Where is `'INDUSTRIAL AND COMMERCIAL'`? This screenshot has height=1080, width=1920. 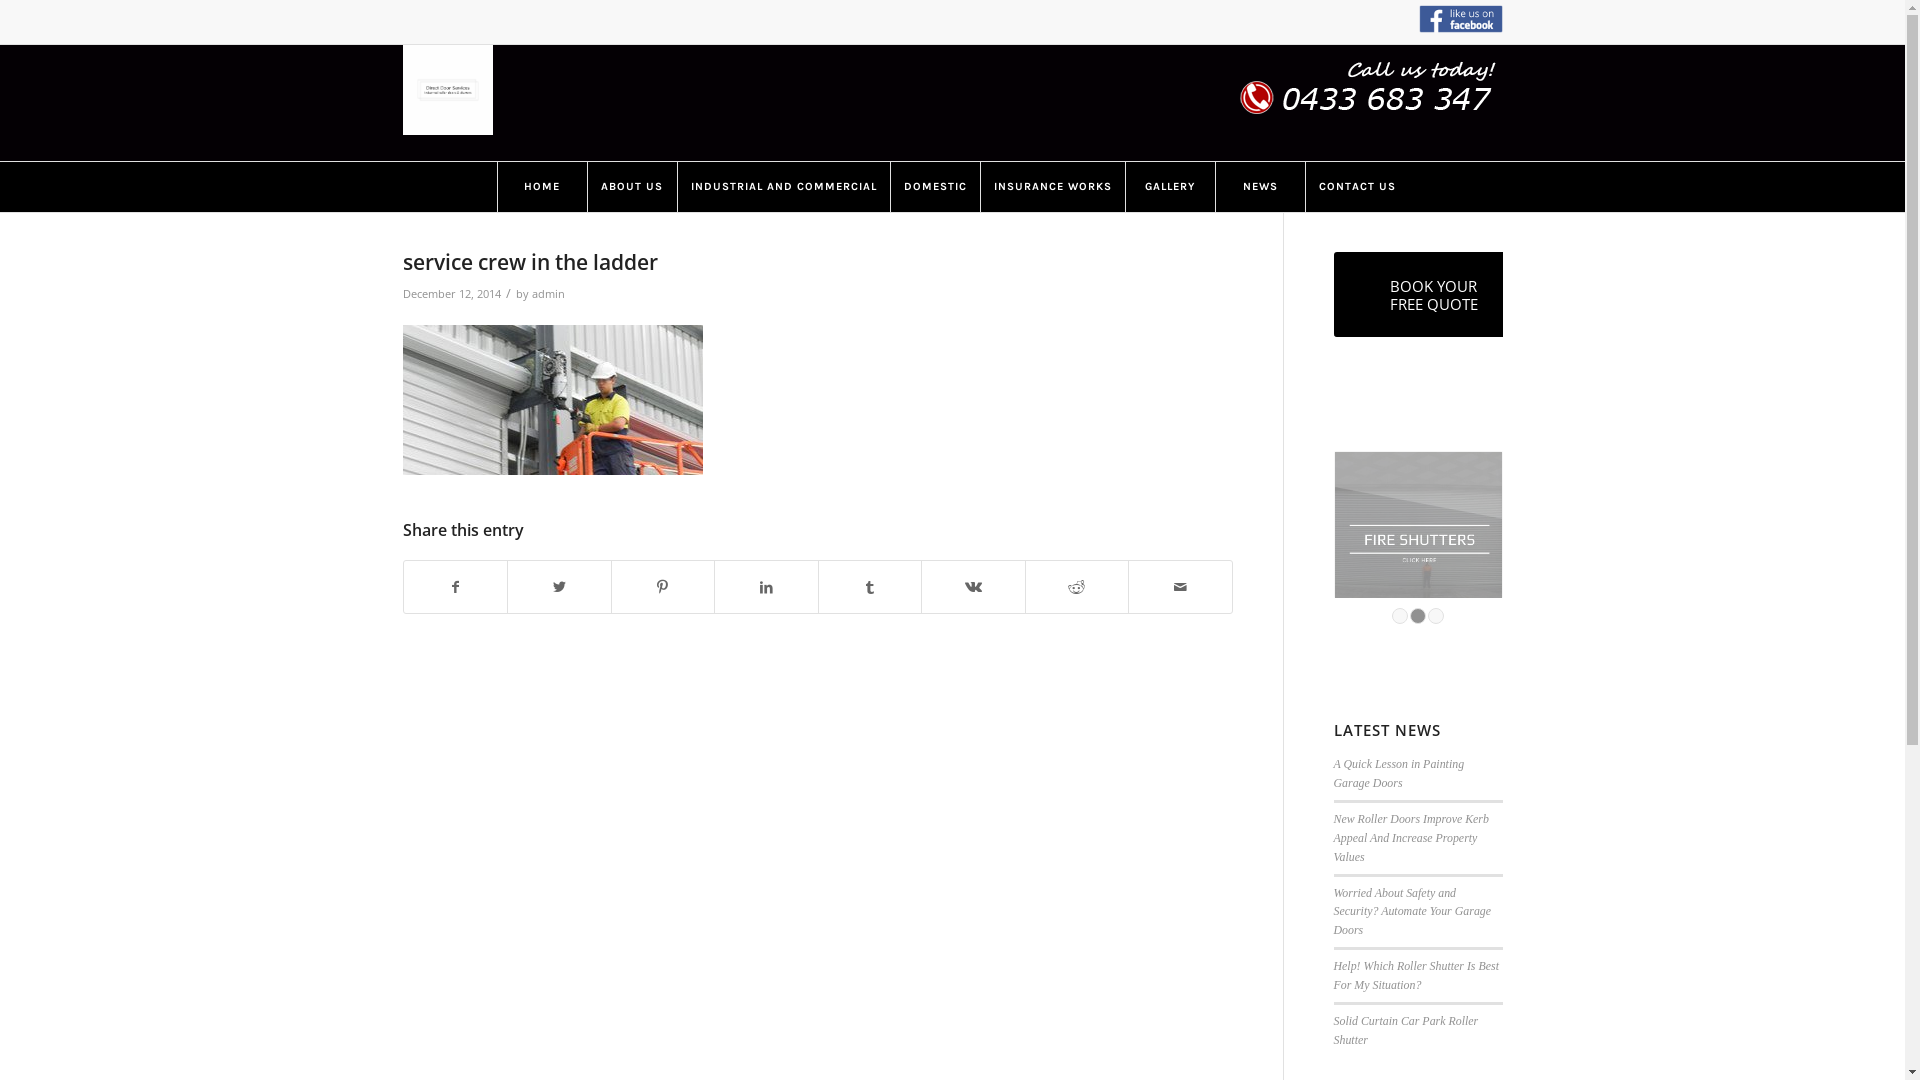 'INDUSTRIAL AND COMMERCIAL' is located at coordinates (781, 186).